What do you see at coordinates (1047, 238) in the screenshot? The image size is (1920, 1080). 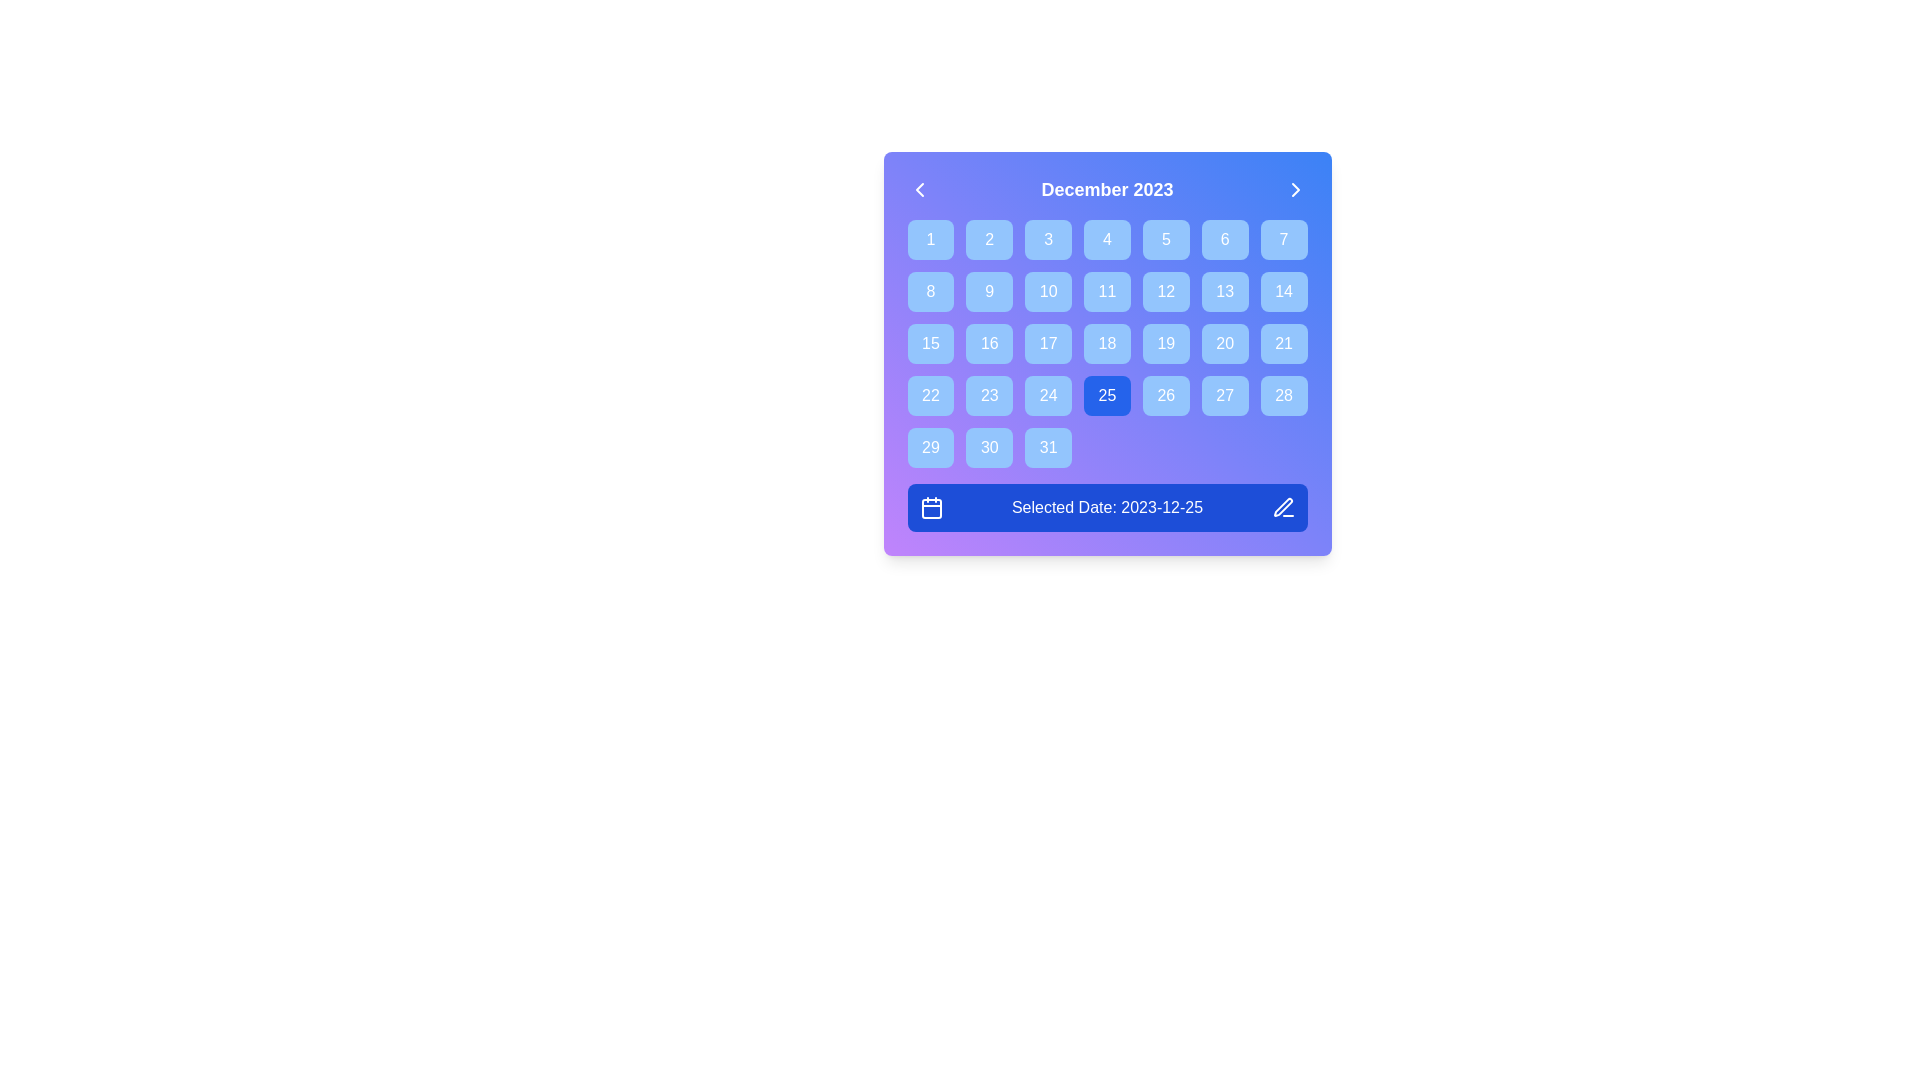 I see `the static calendar element representing day '3', which is the third item in the first row of the calendar widget` at bounding box center [1047, 238].